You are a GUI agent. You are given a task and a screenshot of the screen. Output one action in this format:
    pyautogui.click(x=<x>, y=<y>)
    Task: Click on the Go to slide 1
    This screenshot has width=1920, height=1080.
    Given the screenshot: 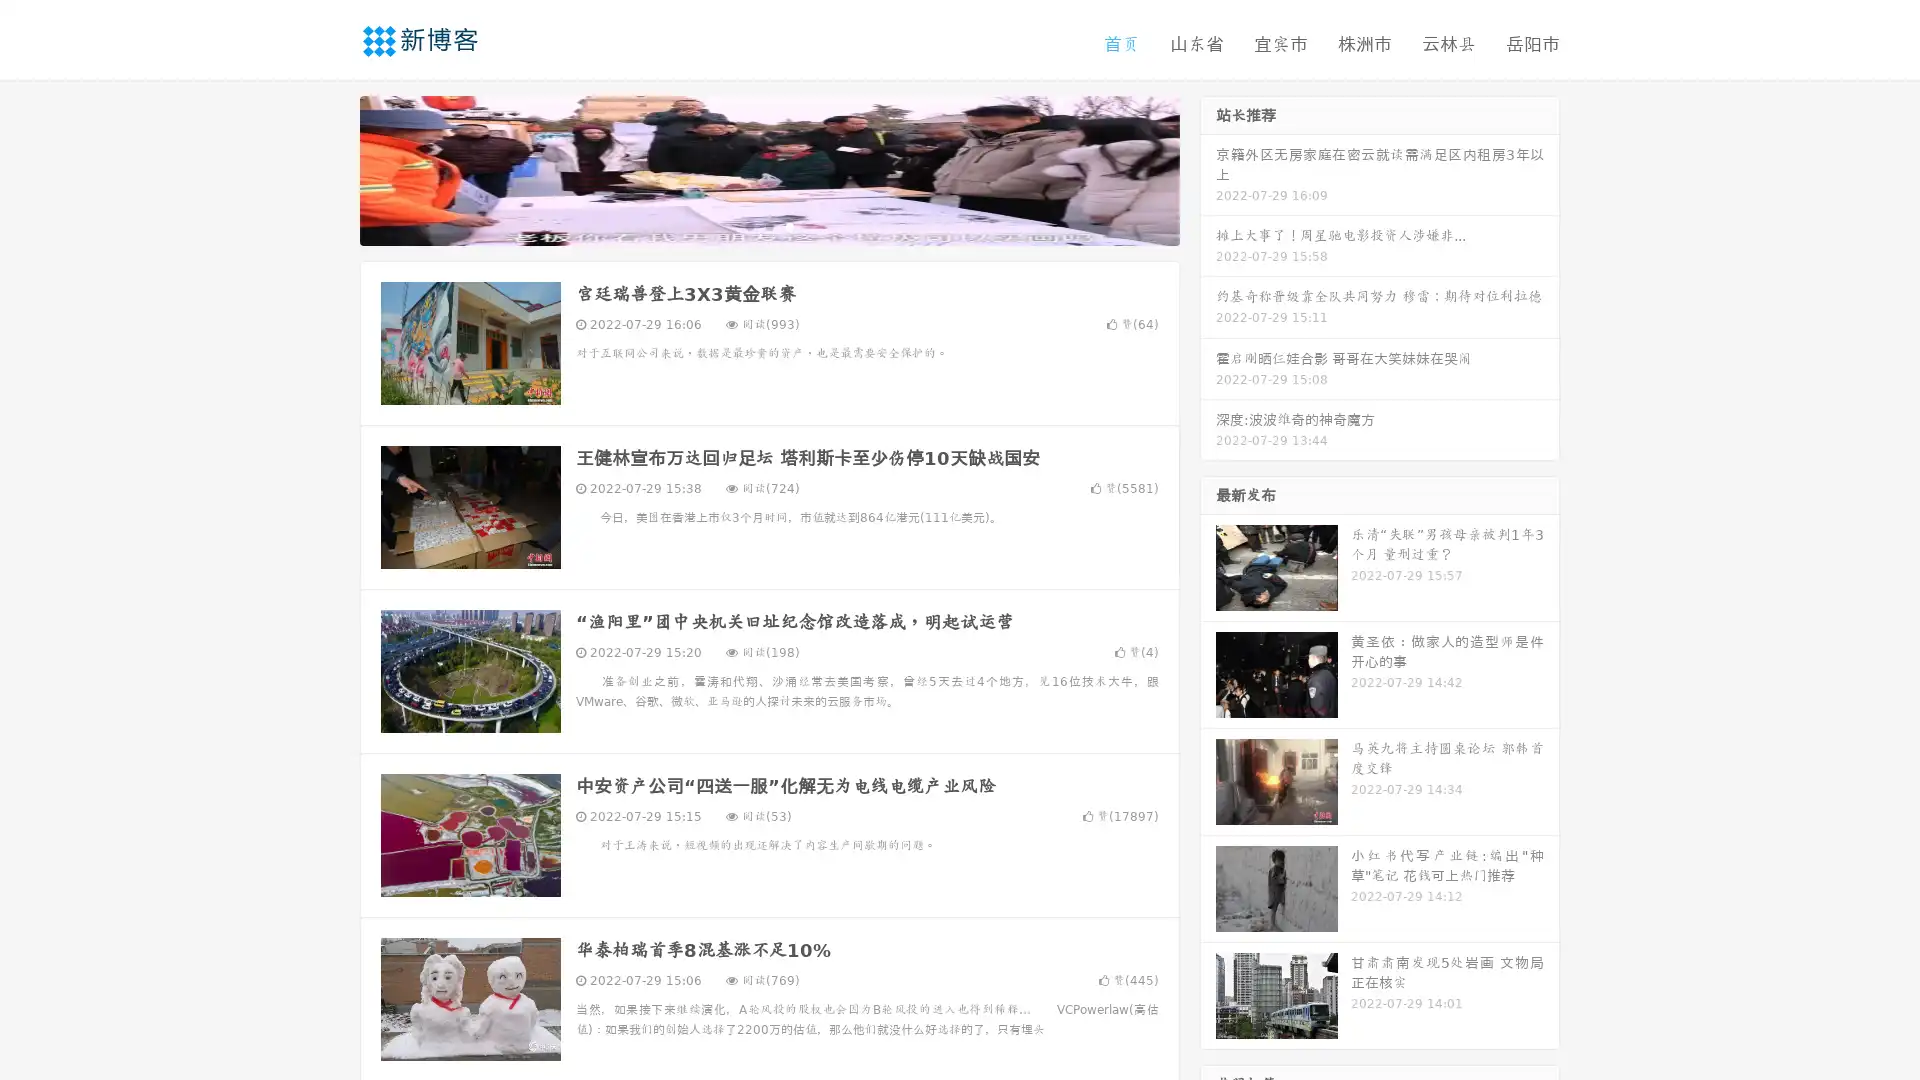 What is the action you would take?
    pyautogui.click(x=748, y=225)
    